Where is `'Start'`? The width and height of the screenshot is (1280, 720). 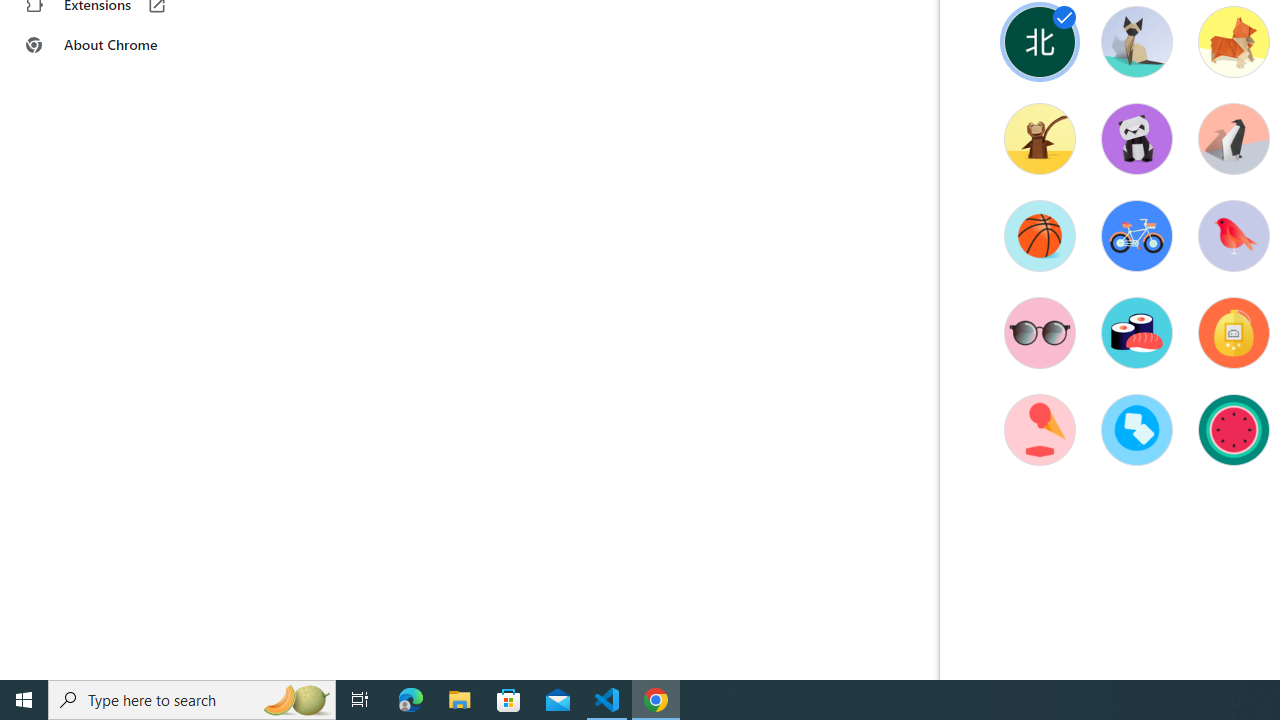 'Start' is located at coordinates (24, 698).